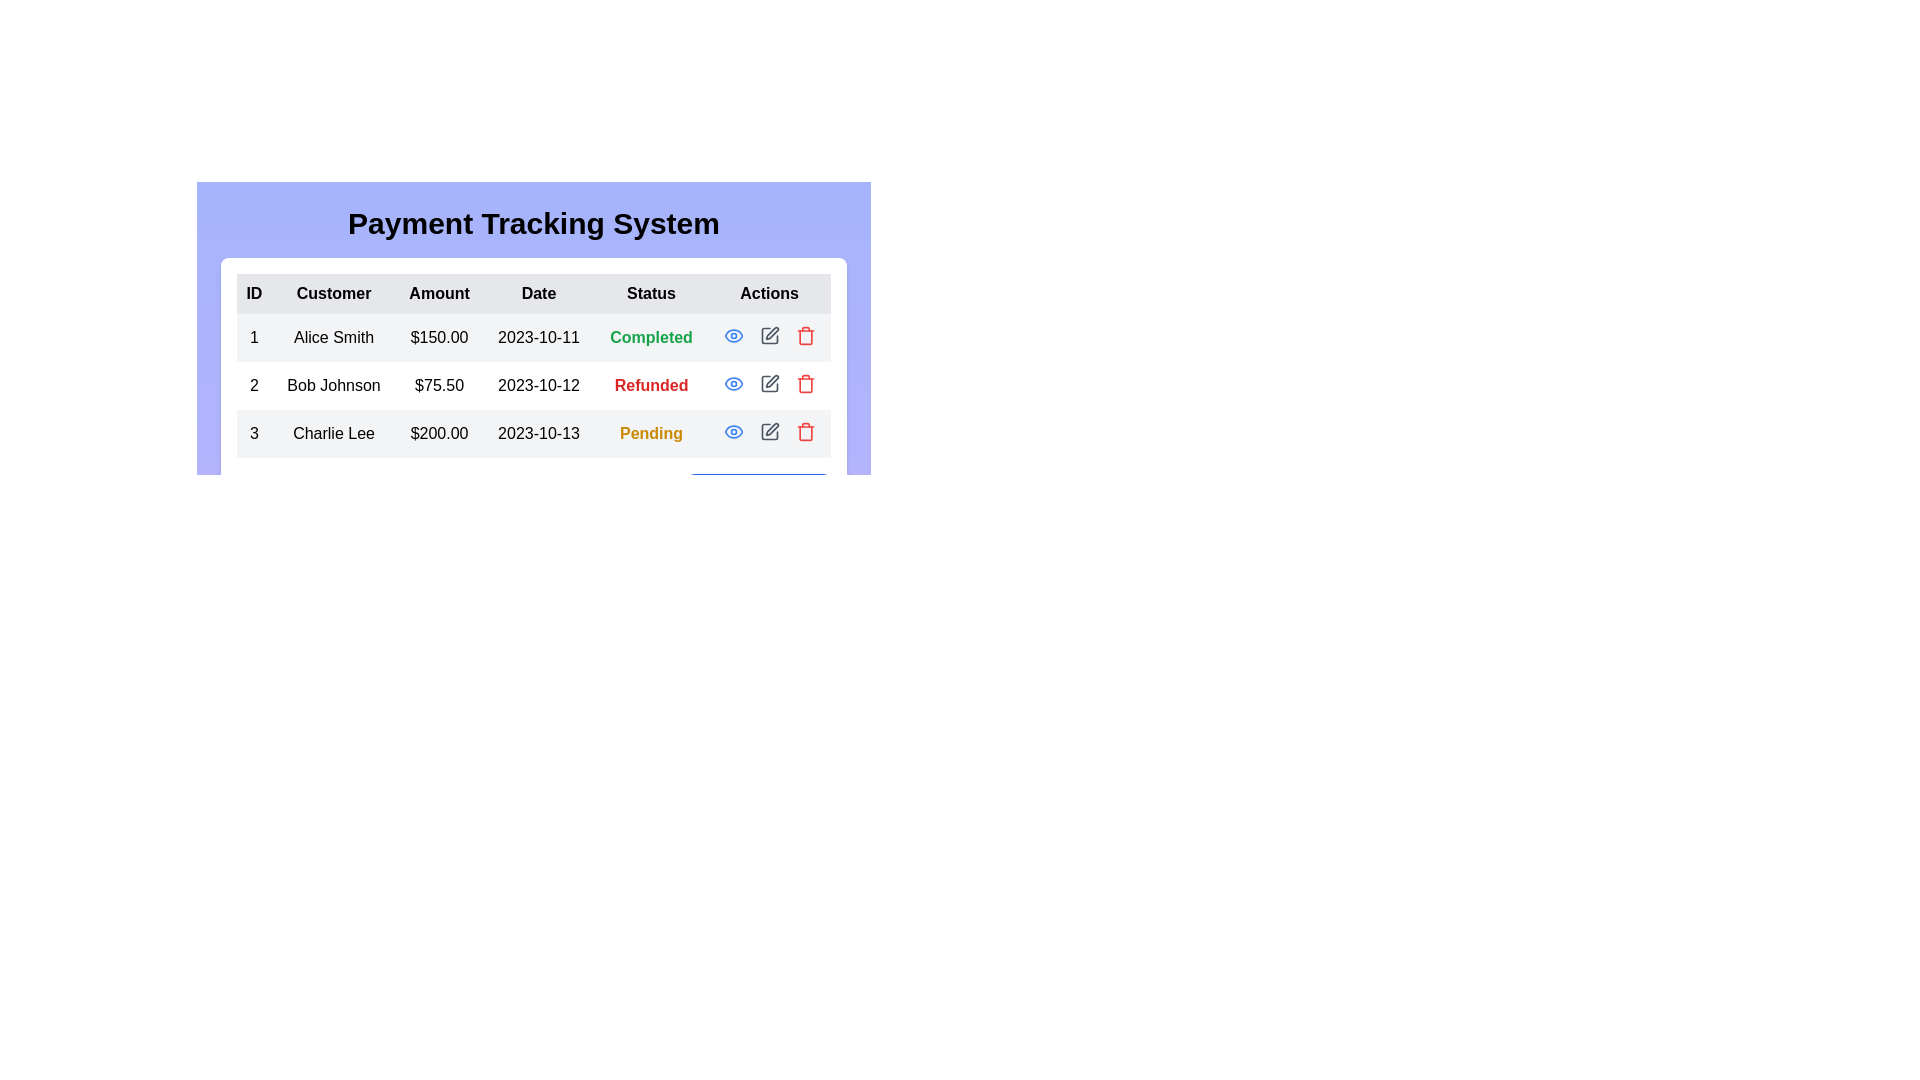  Describe the element at coordinates (334, 337) in the screenshot. I see `the text label displaying the customer name 'Alice Smith' located in the 'Customer' column of the first row of the transaction table` at that location.